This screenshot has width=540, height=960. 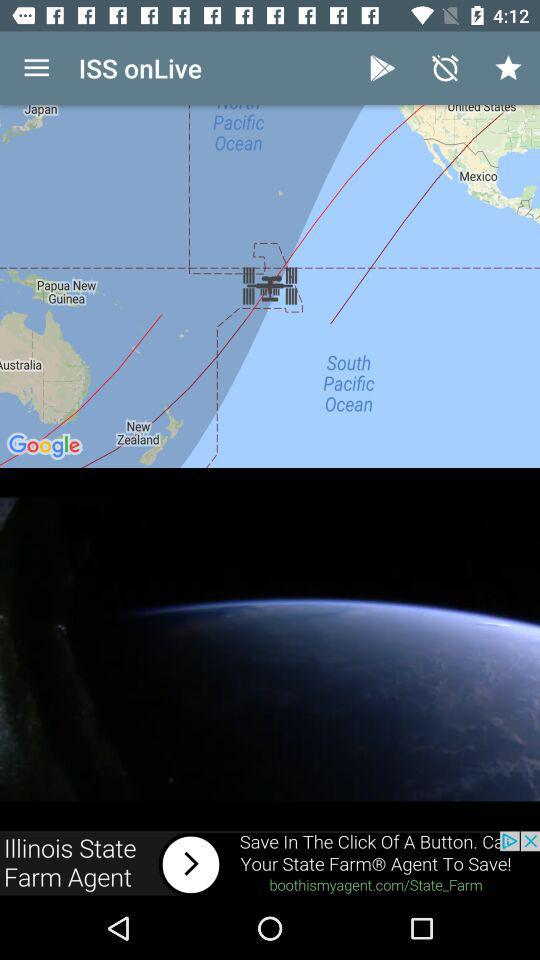 What do you see at coordinates (270, 863) in the screenshot?
I see `connect to link` at bounding box center [270, 863].